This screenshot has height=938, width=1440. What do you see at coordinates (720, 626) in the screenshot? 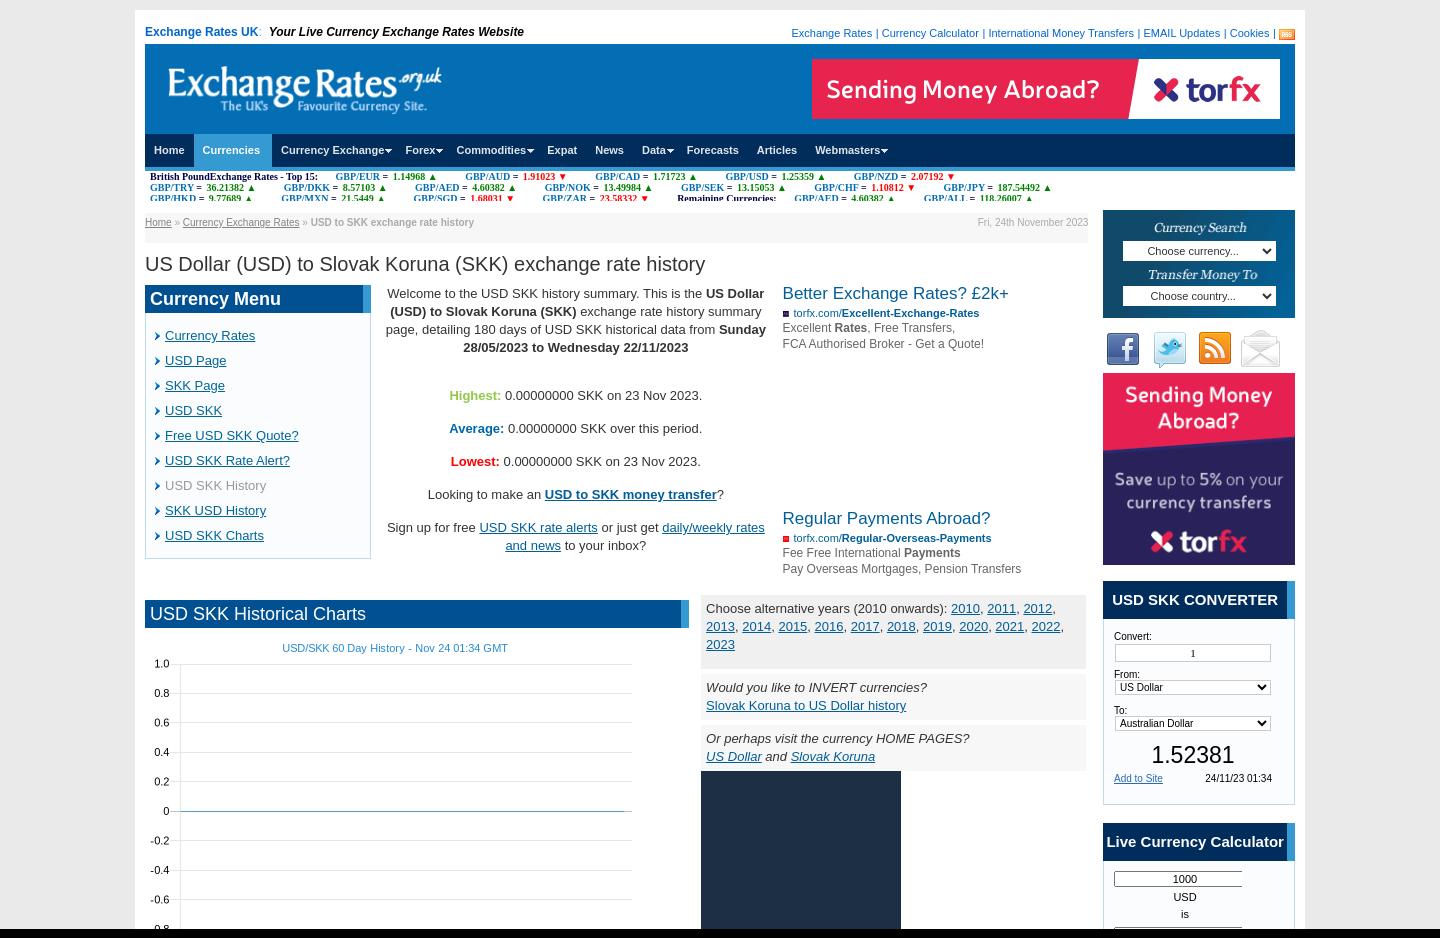
I see `'2013'` at bounding box center [720, 626].